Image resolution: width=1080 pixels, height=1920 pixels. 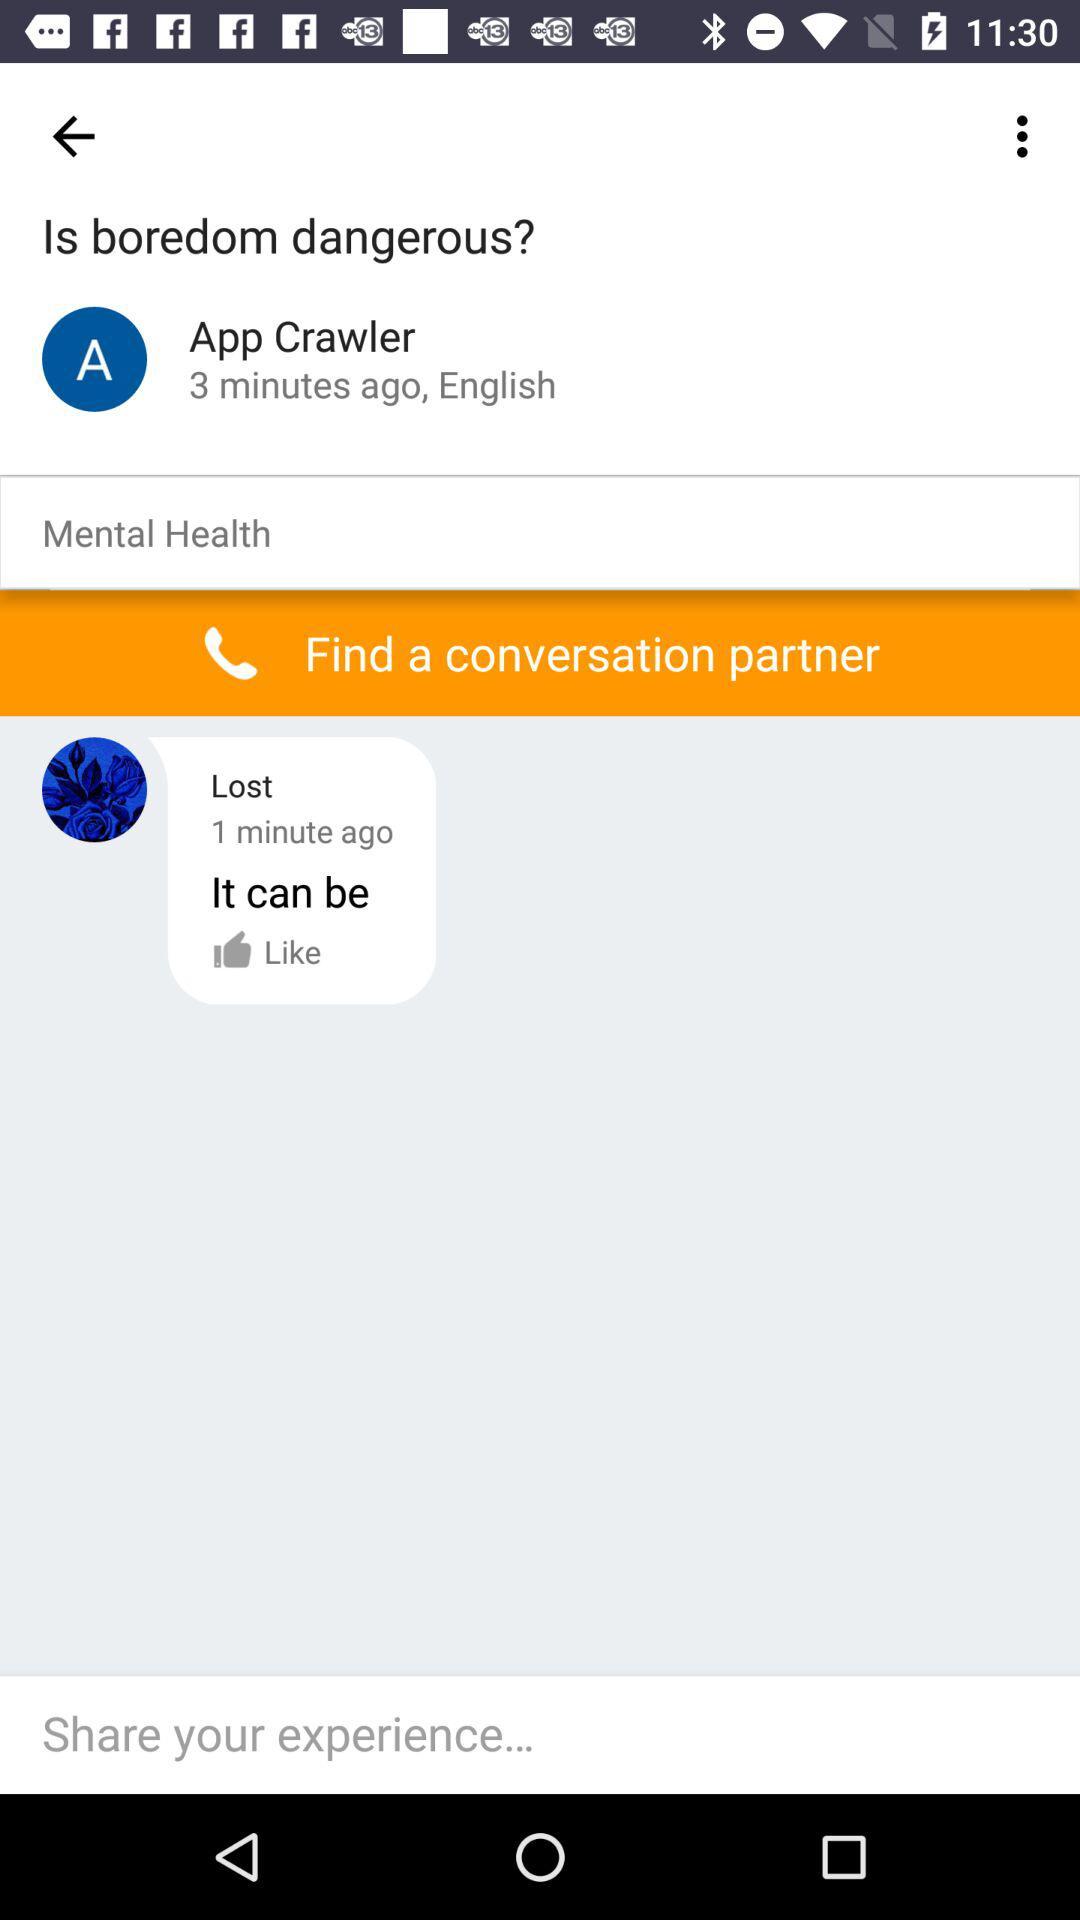 What do you see at coordinates (94, 359) in the screenshot?
I see `contact icon` at bounding box center [94, 359].